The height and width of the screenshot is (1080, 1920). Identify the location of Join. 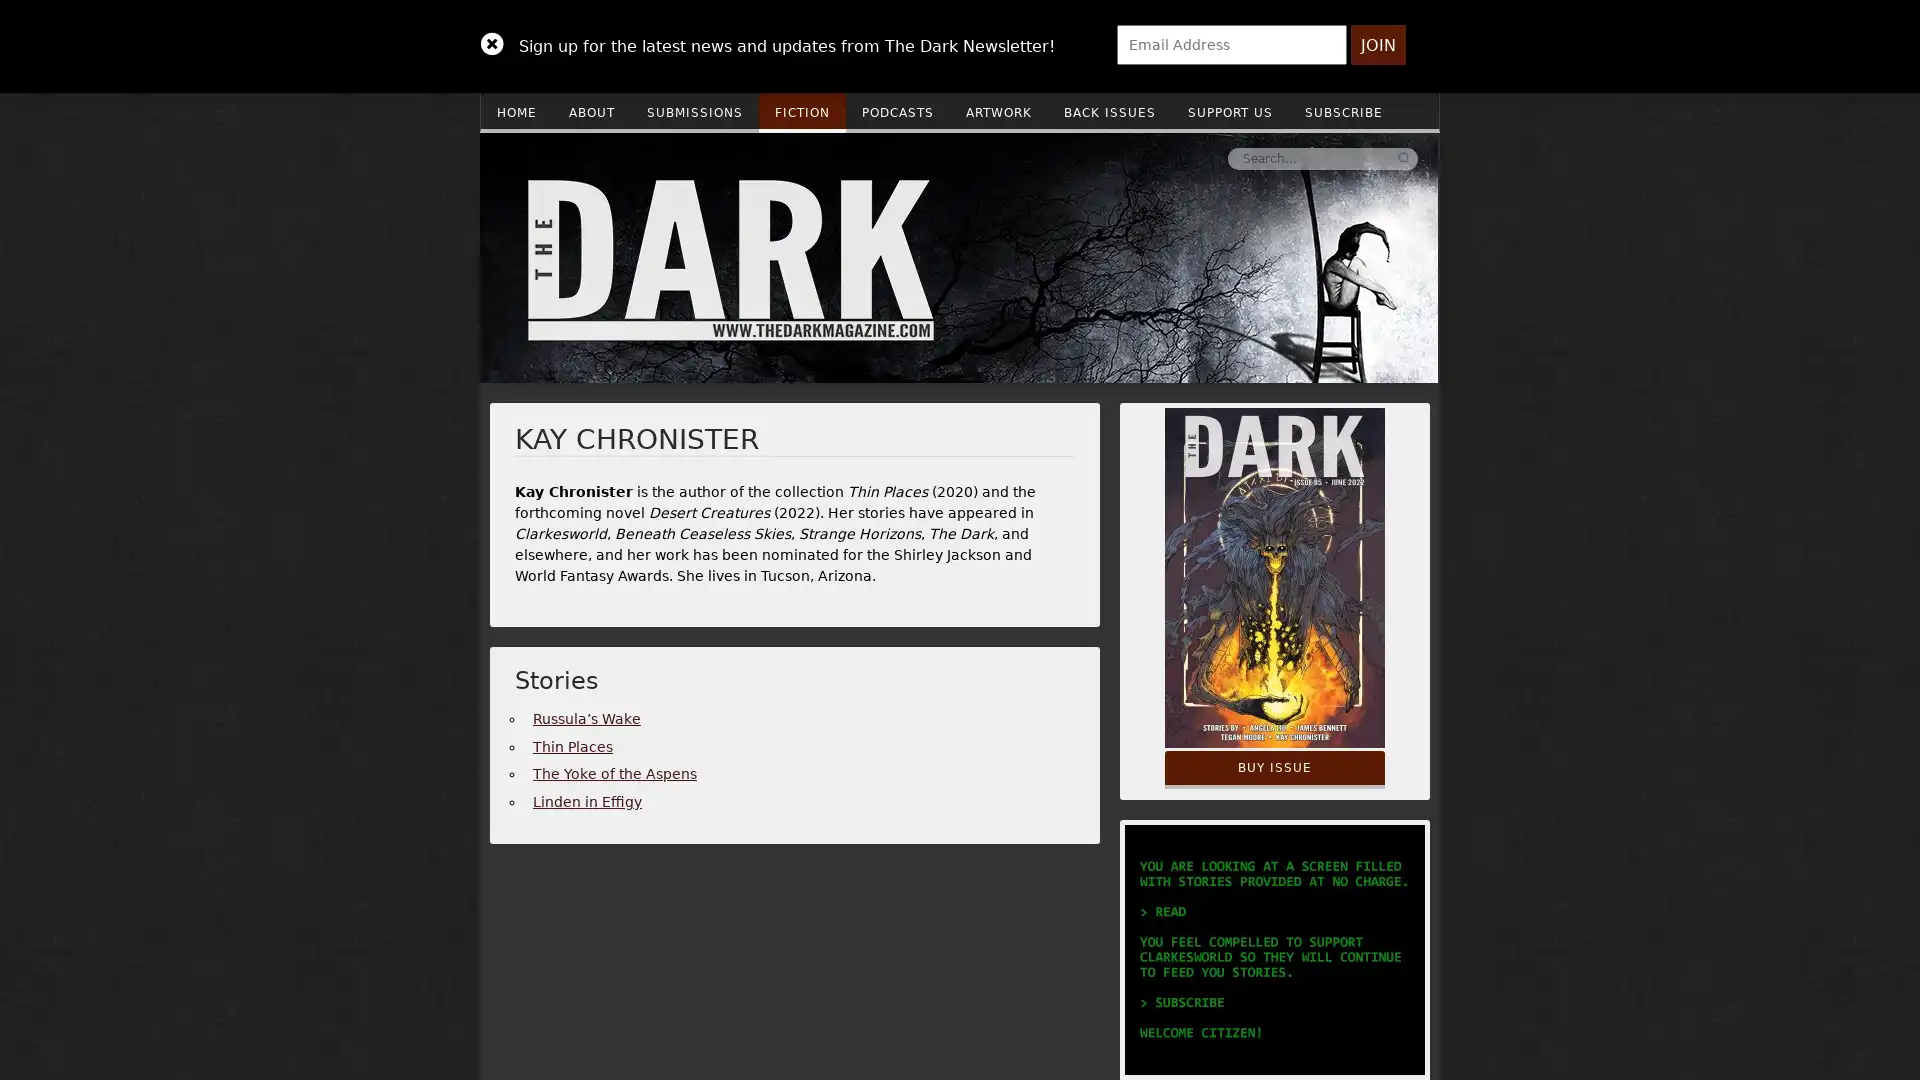
(1377, 45).